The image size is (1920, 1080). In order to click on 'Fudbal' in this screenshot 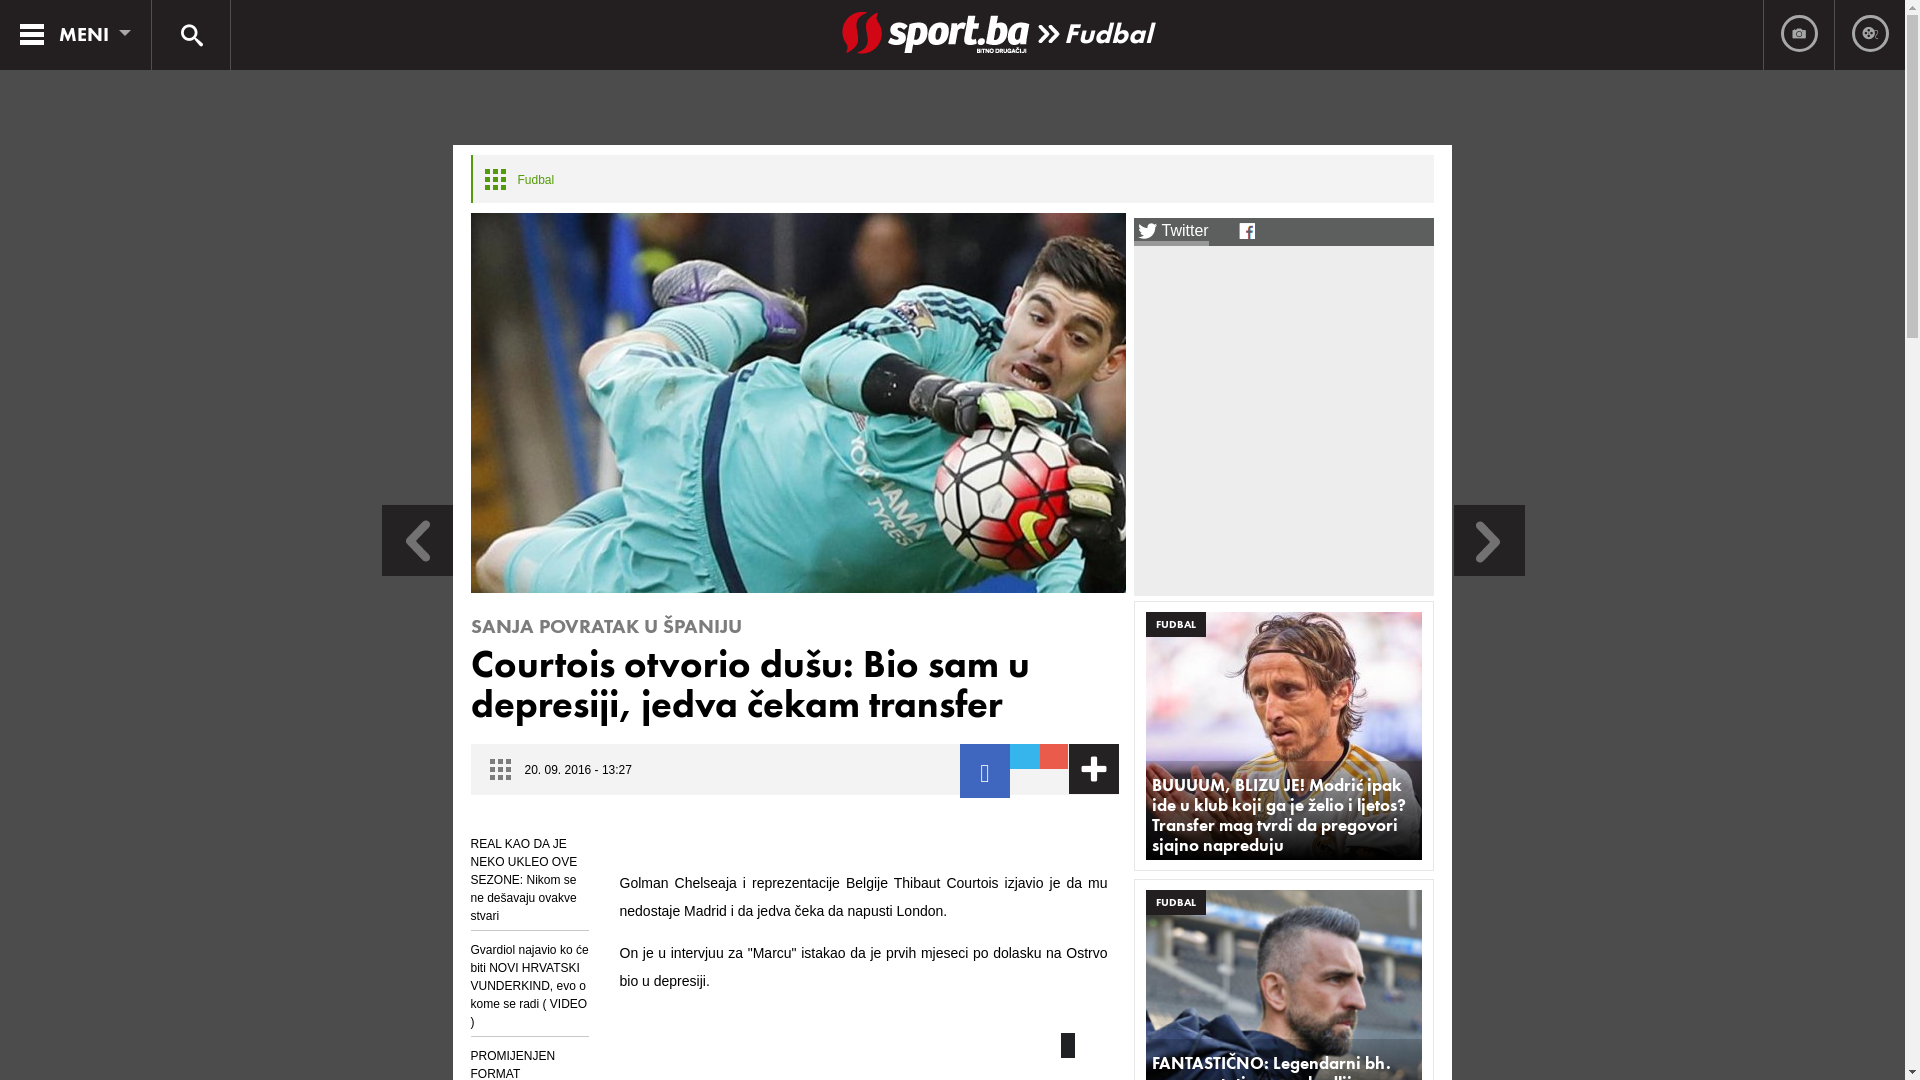, I will do `click(536, 180)`.